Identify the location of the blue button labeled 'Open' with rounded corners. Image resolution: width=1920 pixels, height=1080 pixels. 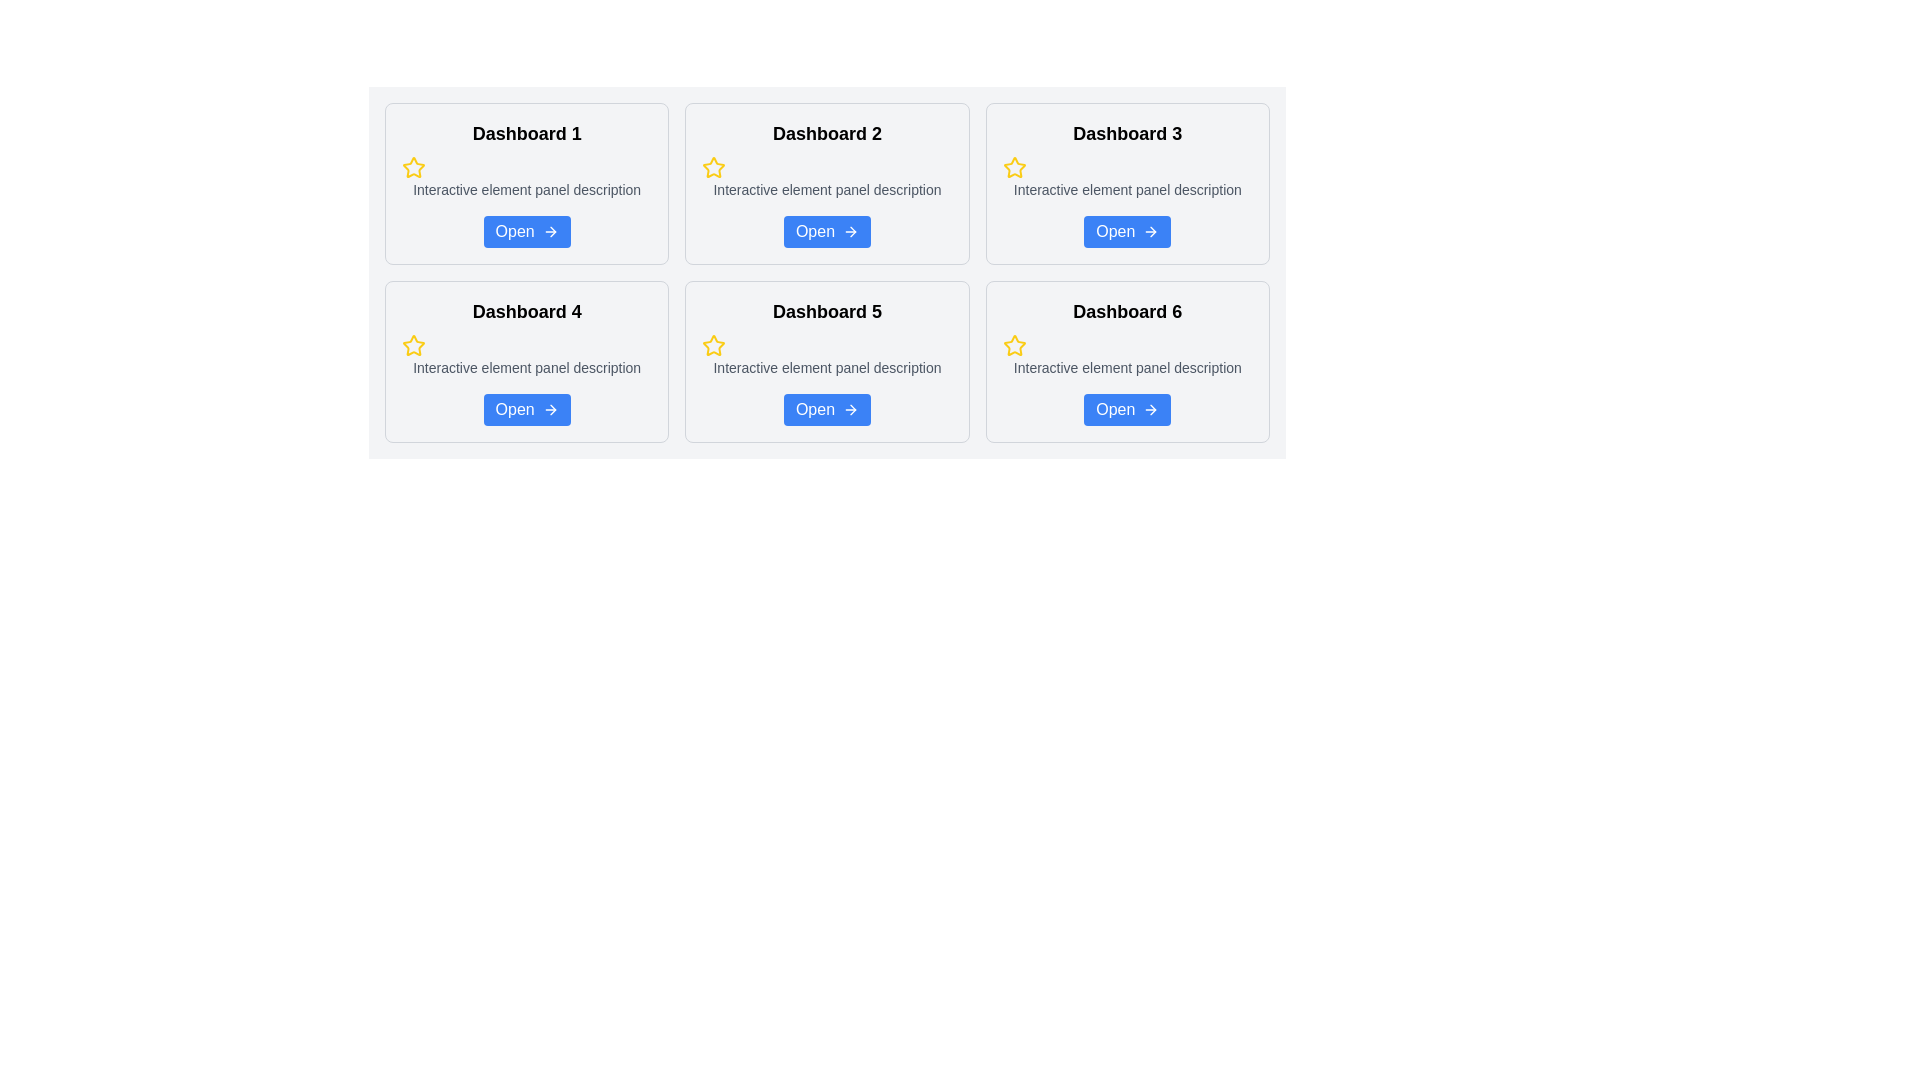
(527, 408).